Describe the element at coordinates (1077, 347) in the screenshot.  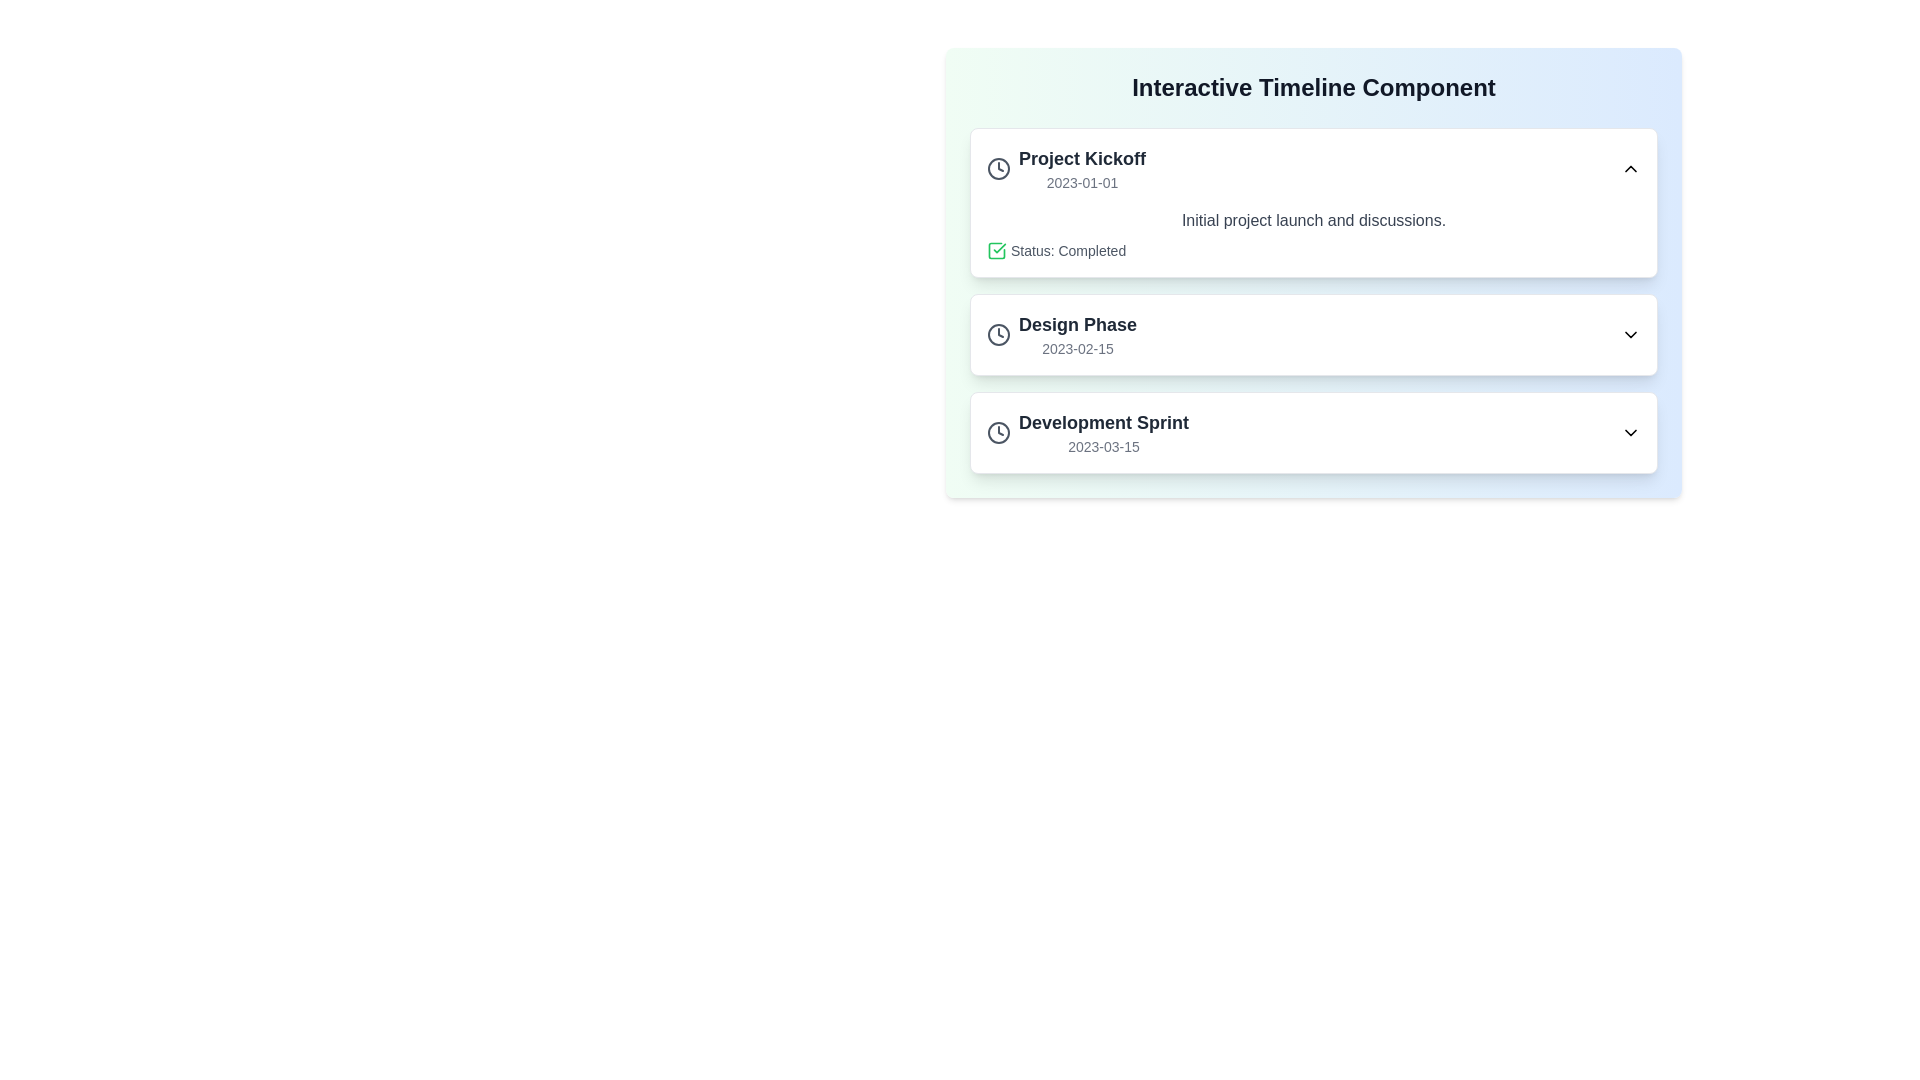
I see `the date label indicating the 'Design Phase' in the timeline interface, which is located directly below the header label 'Design Phase.'` at that location.